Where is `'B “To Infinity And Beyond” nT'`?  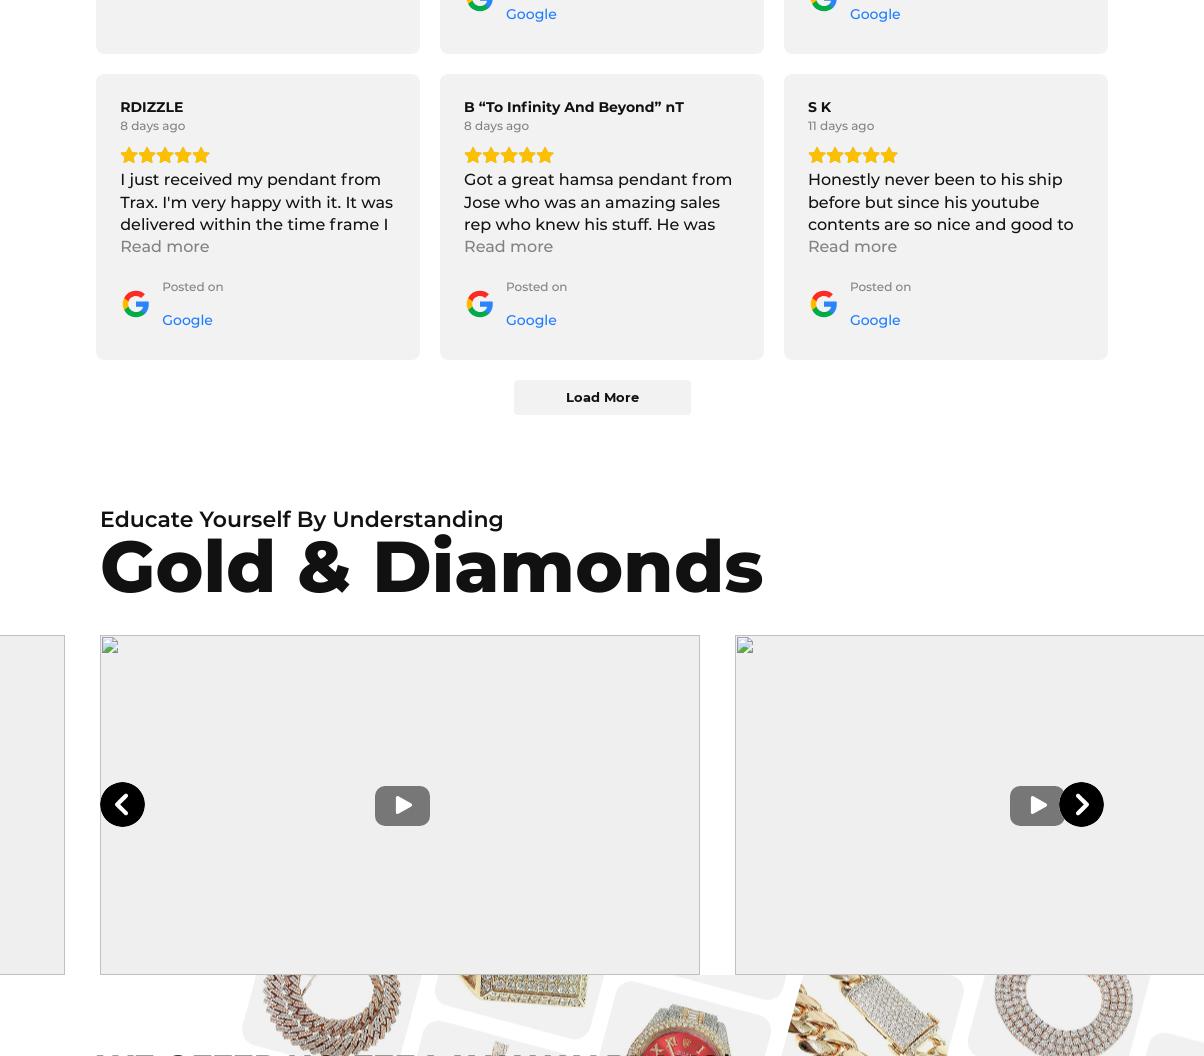 'B “To Infinity And Beyond” nT' is located at coordinates (573, 105).